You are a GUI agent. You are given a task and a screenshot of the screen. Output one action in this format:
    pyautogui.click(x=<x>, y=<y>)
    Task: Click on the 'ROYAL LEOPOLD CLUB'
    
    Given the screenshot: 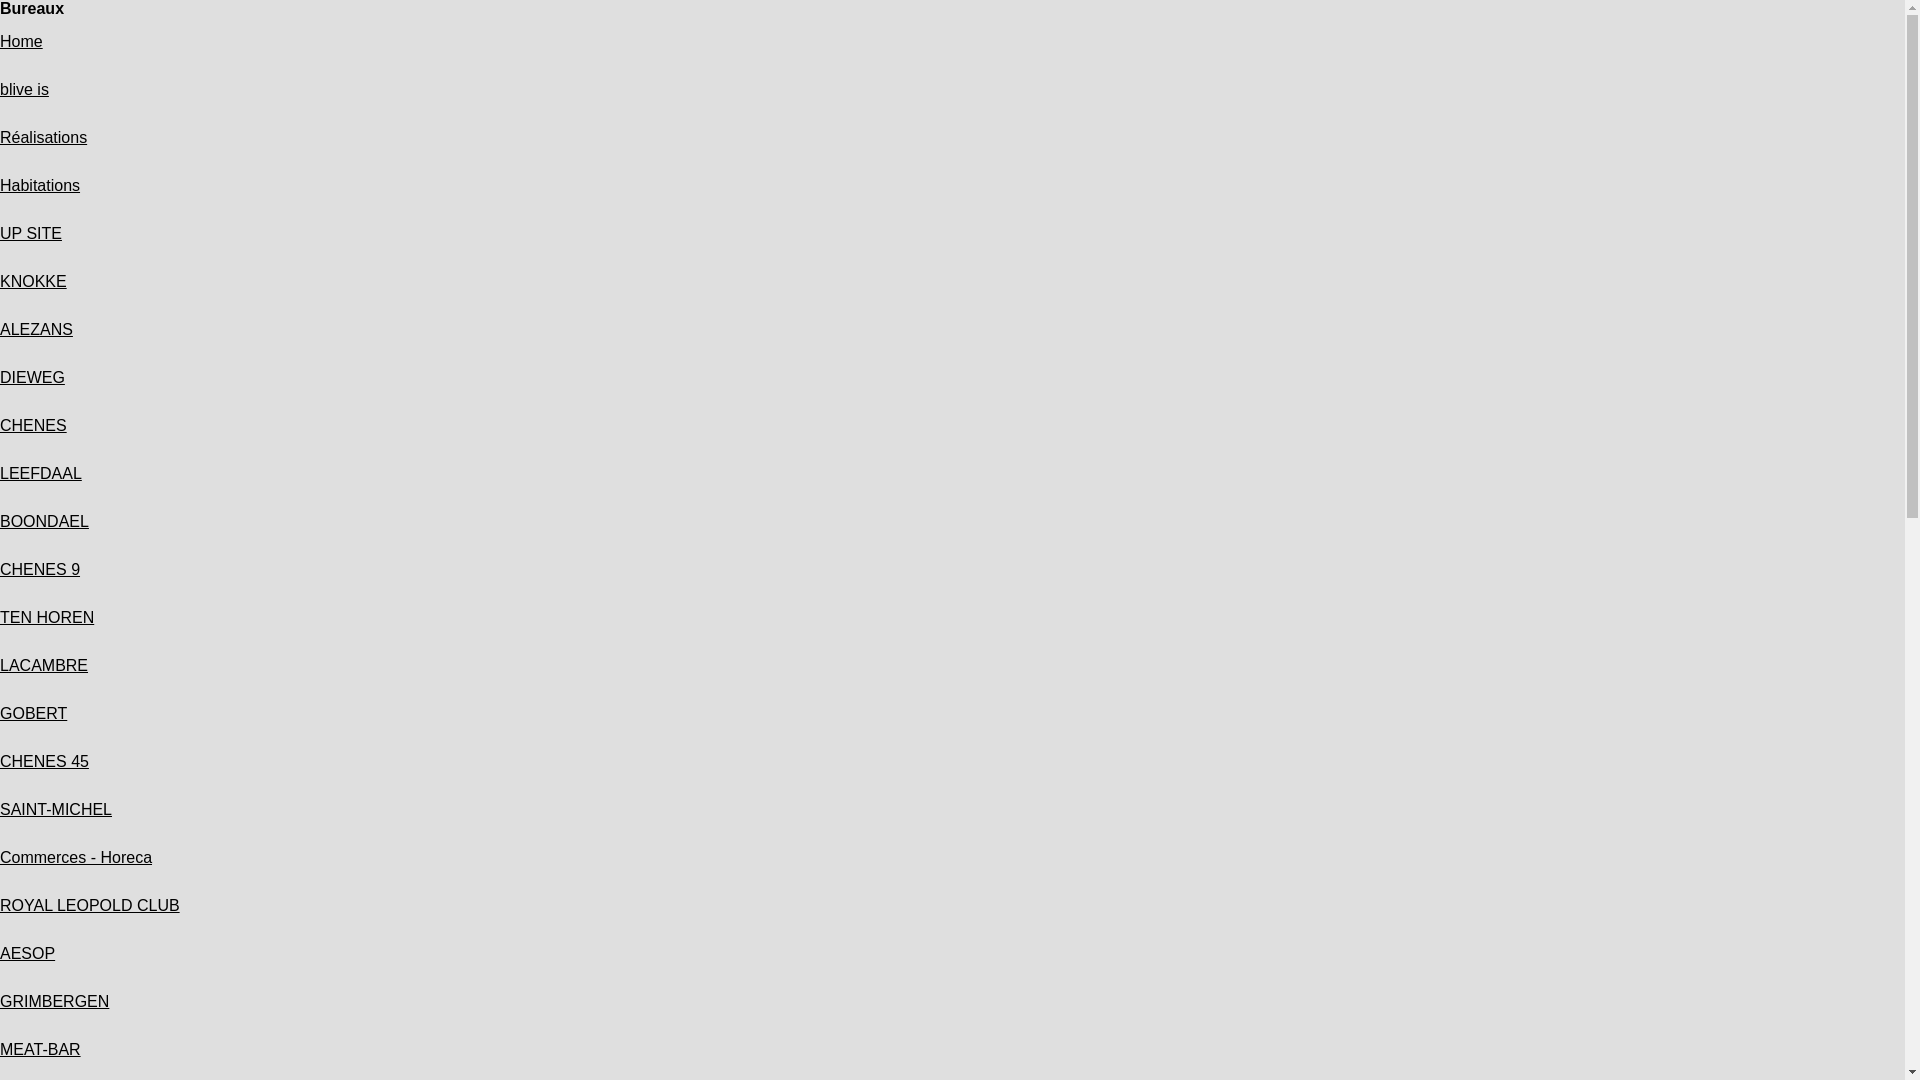 What is the action you would take?
    pyautogui.click(x=89, y=905)
    